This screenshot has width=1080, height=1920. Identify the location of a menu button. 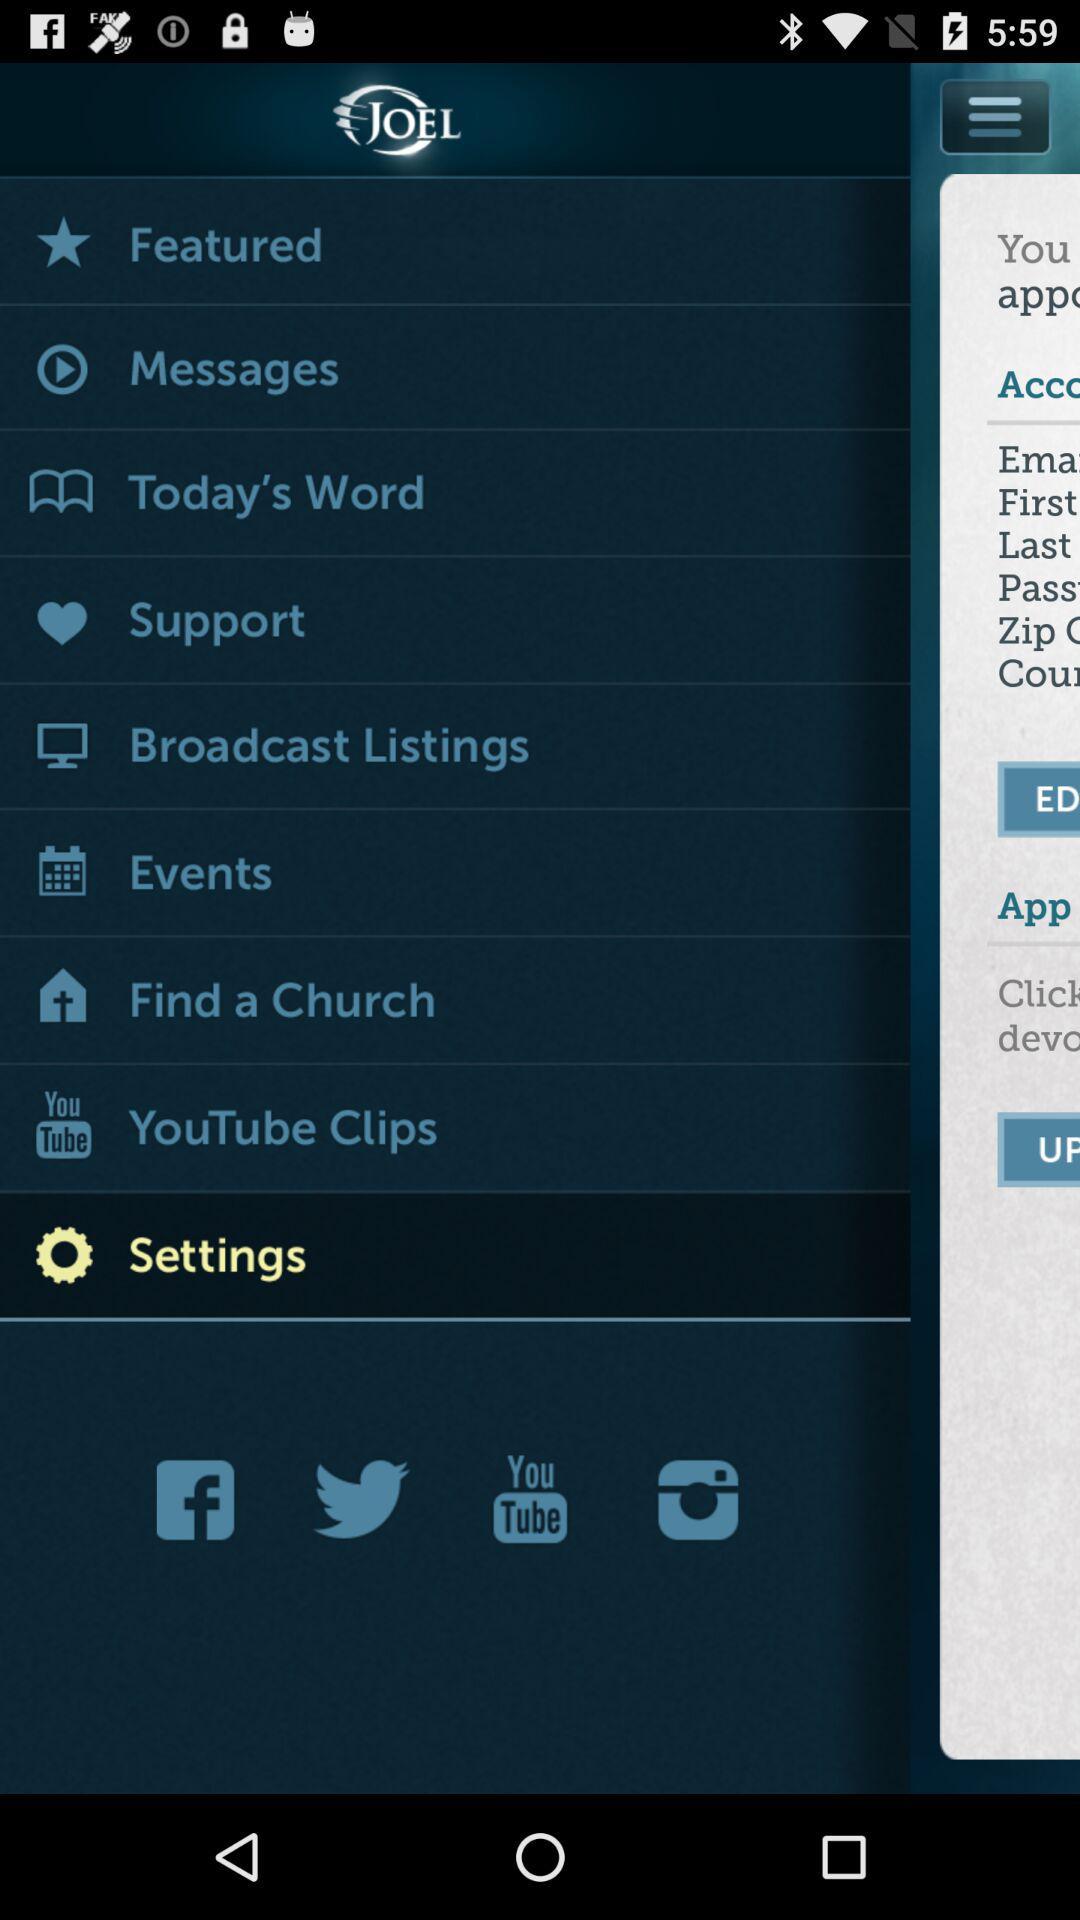
(995, 161).